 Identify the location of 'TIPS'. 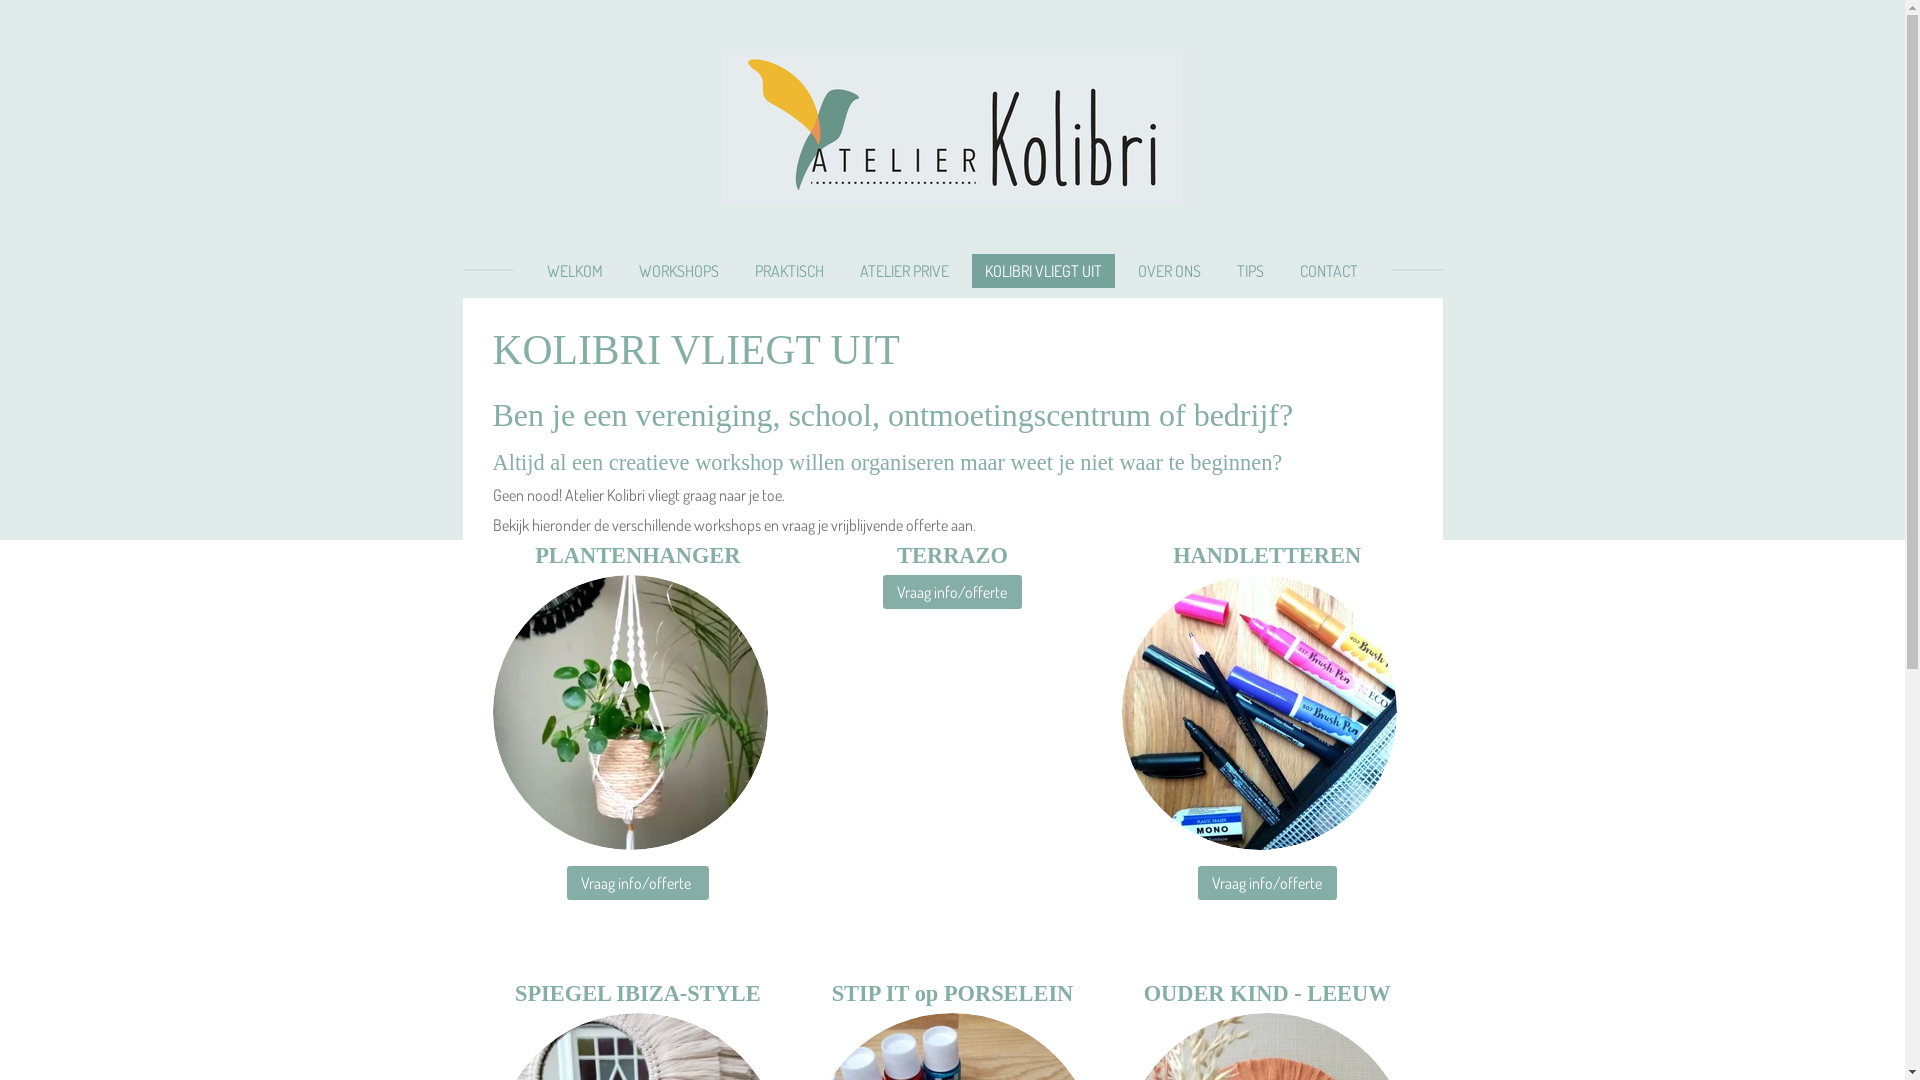
(1249, 270).